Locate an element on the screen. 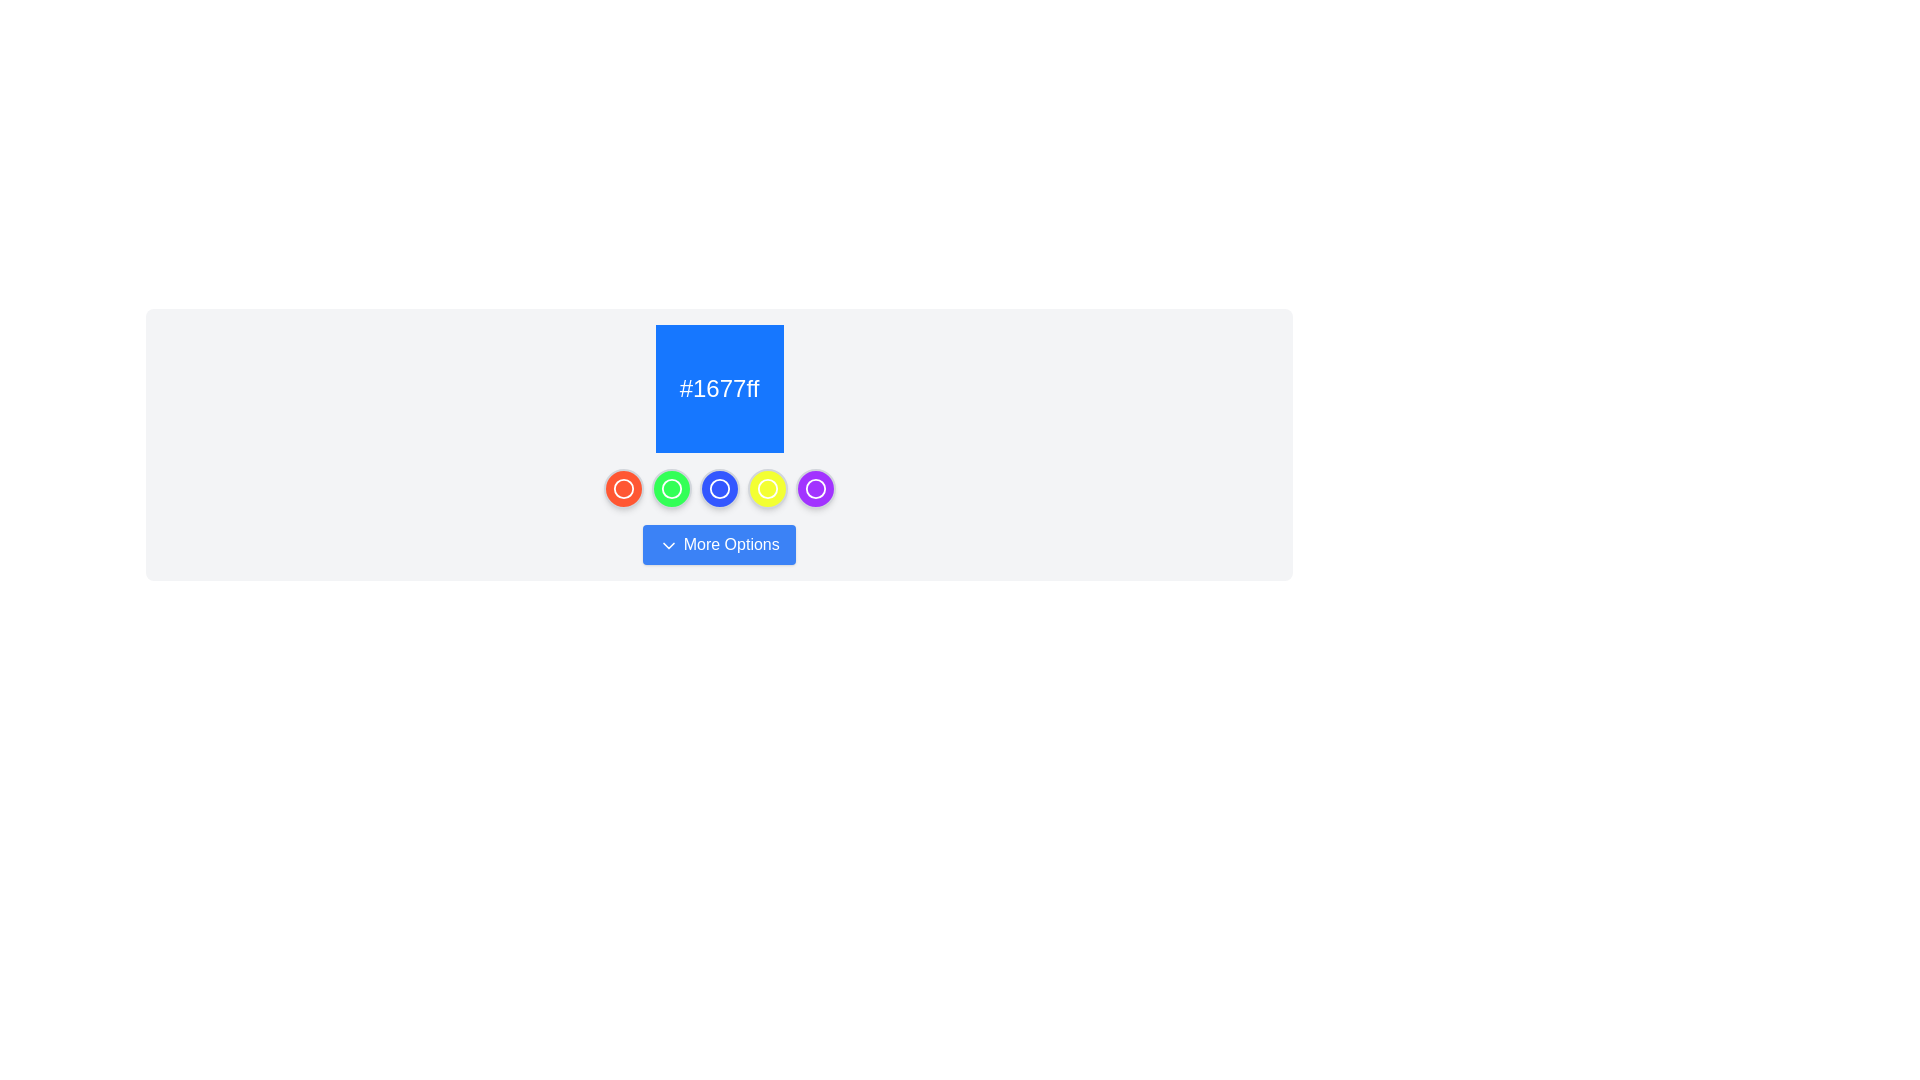 Image resolution: width=1920 pixels, height=1080 pixels. the purple circle icon with a white outline, which is the fifth circle from the left in a row of five is located at coordinates (815, 489).